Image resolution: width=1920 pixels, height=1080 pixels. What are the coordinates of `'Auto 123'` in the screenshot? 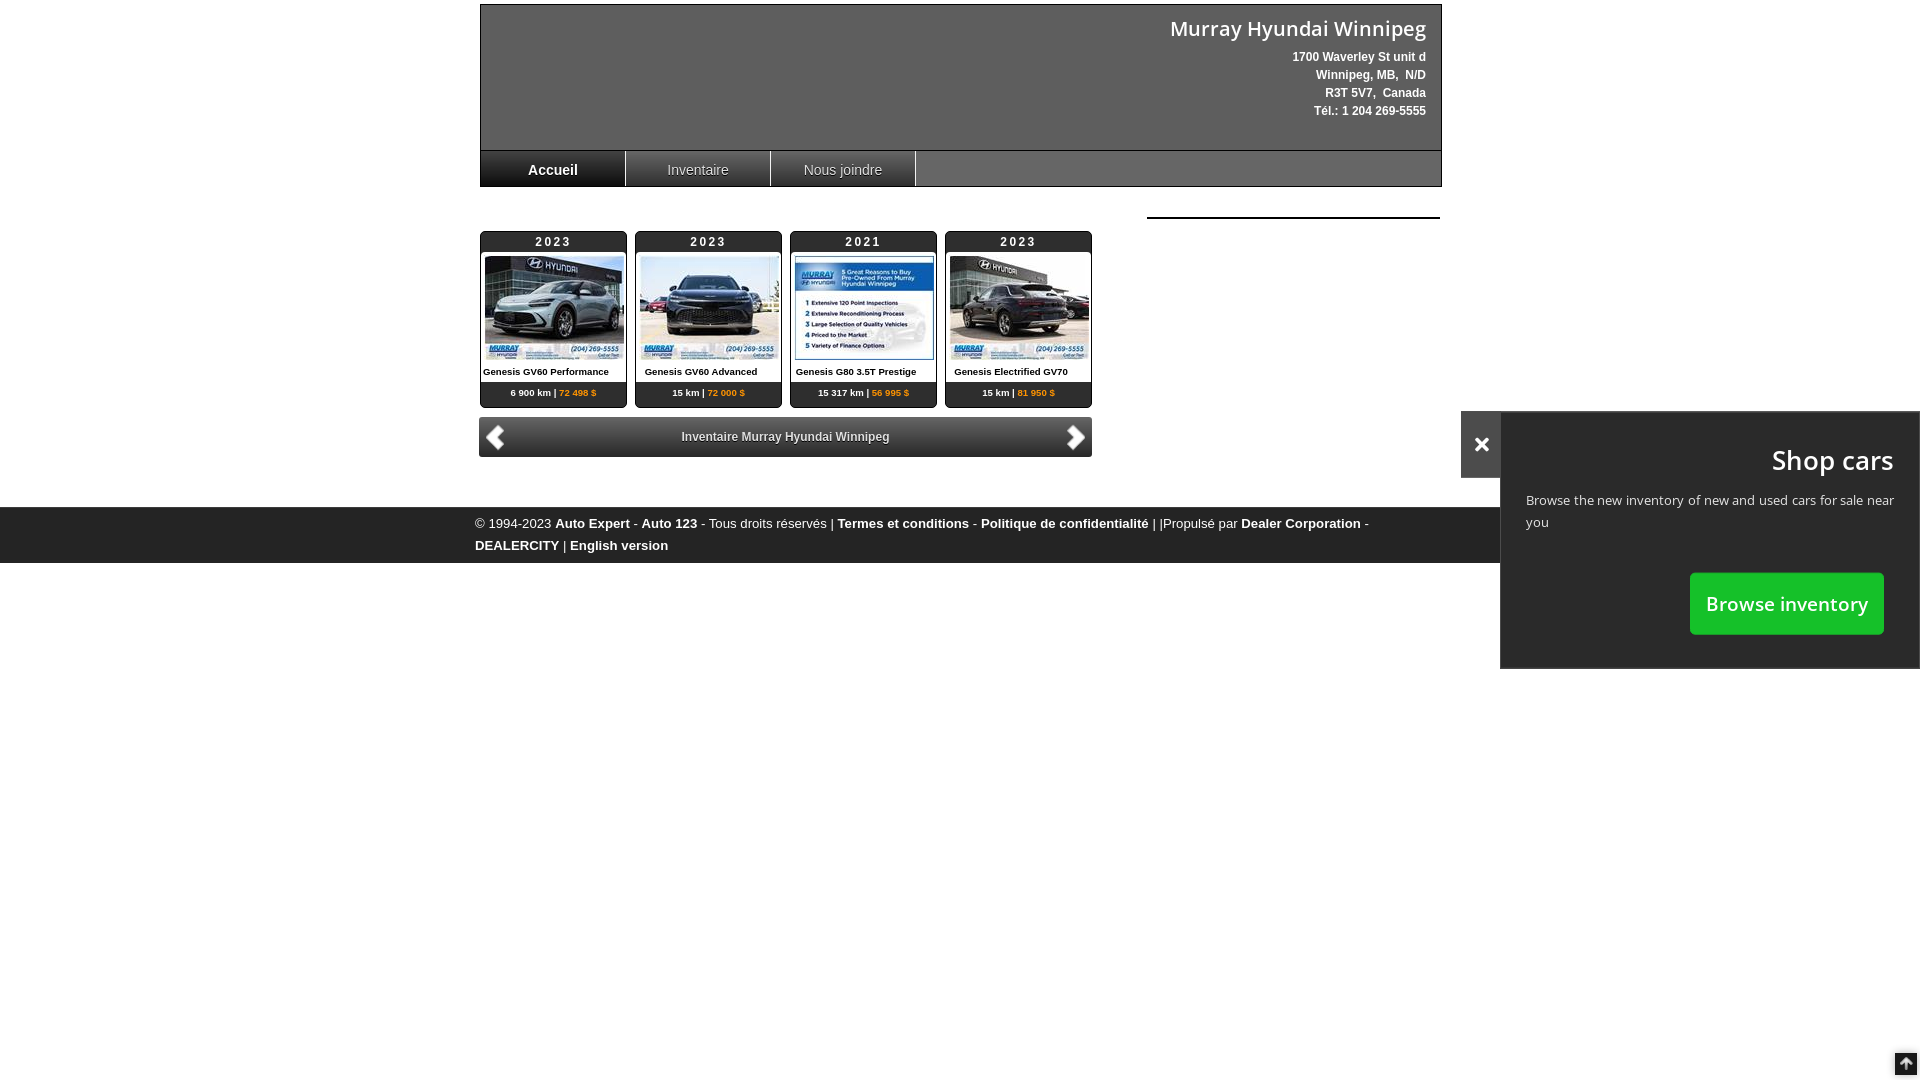 It's located at (670, 522).